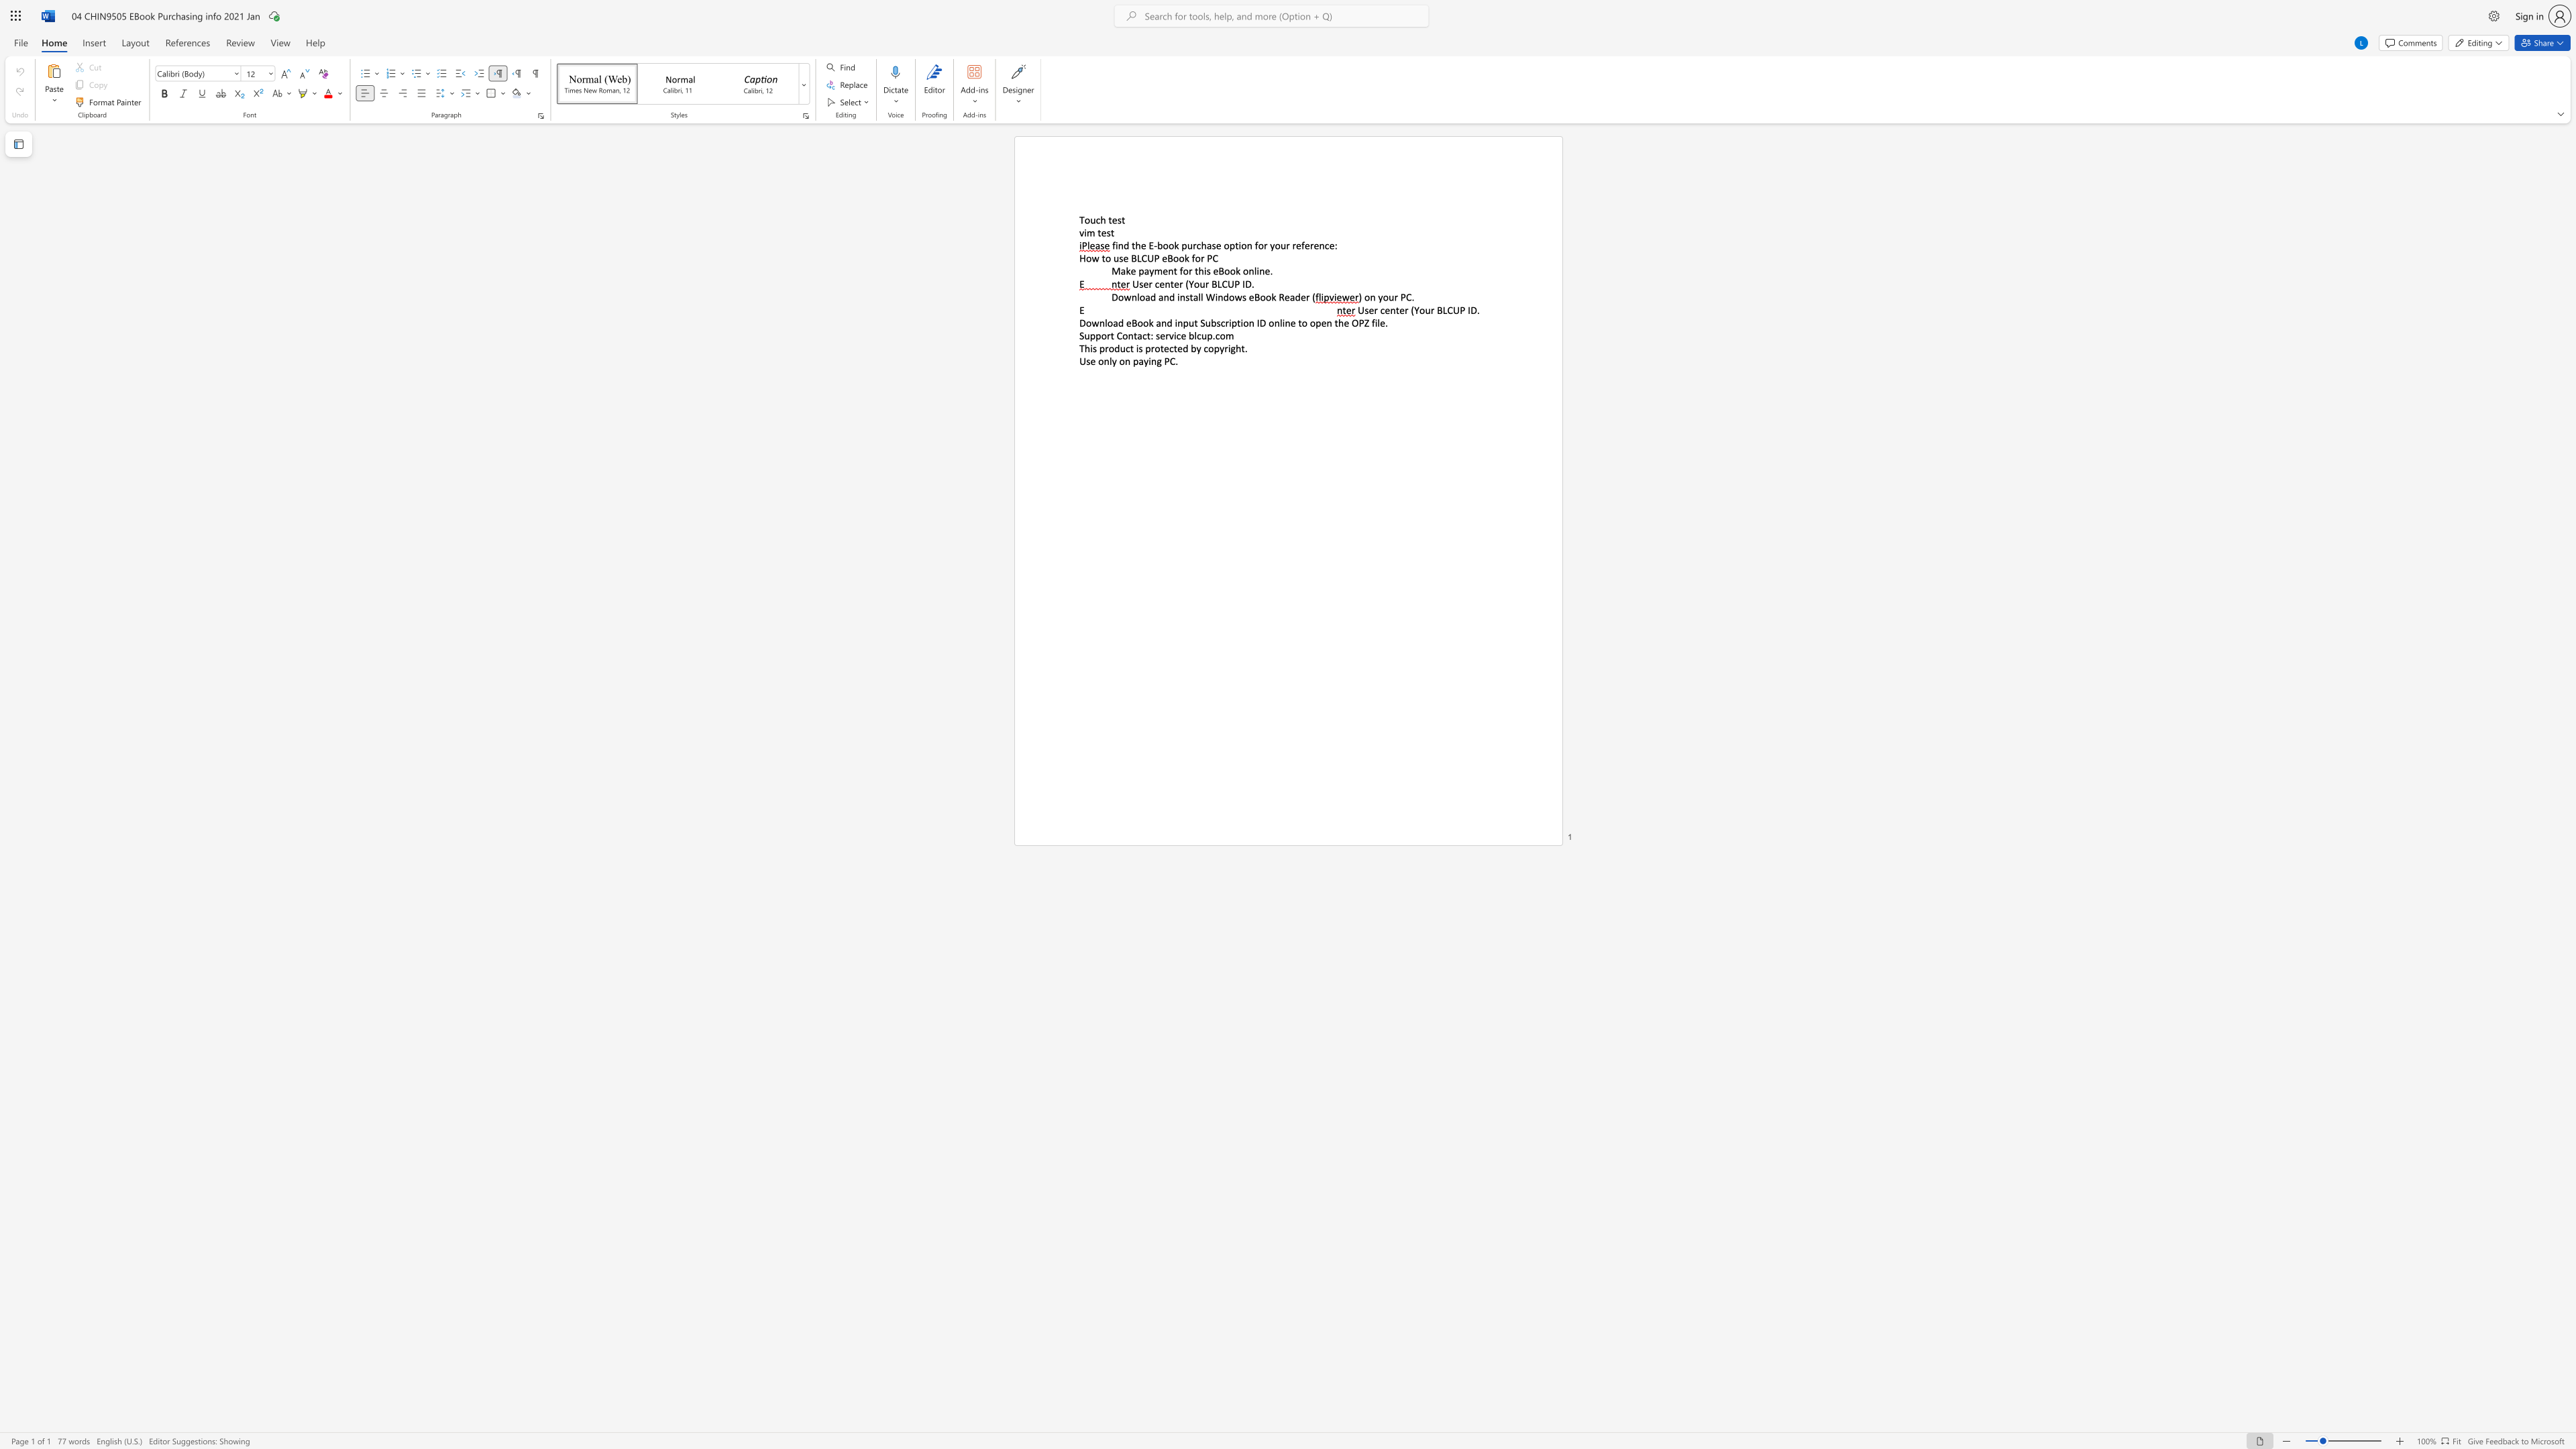 Image resolution: width=2576 pixels, height=1449 pixels. I want to click on the subset text "Make paymen" within the text "Make payment for this eBook online.", so click(1111, 271).